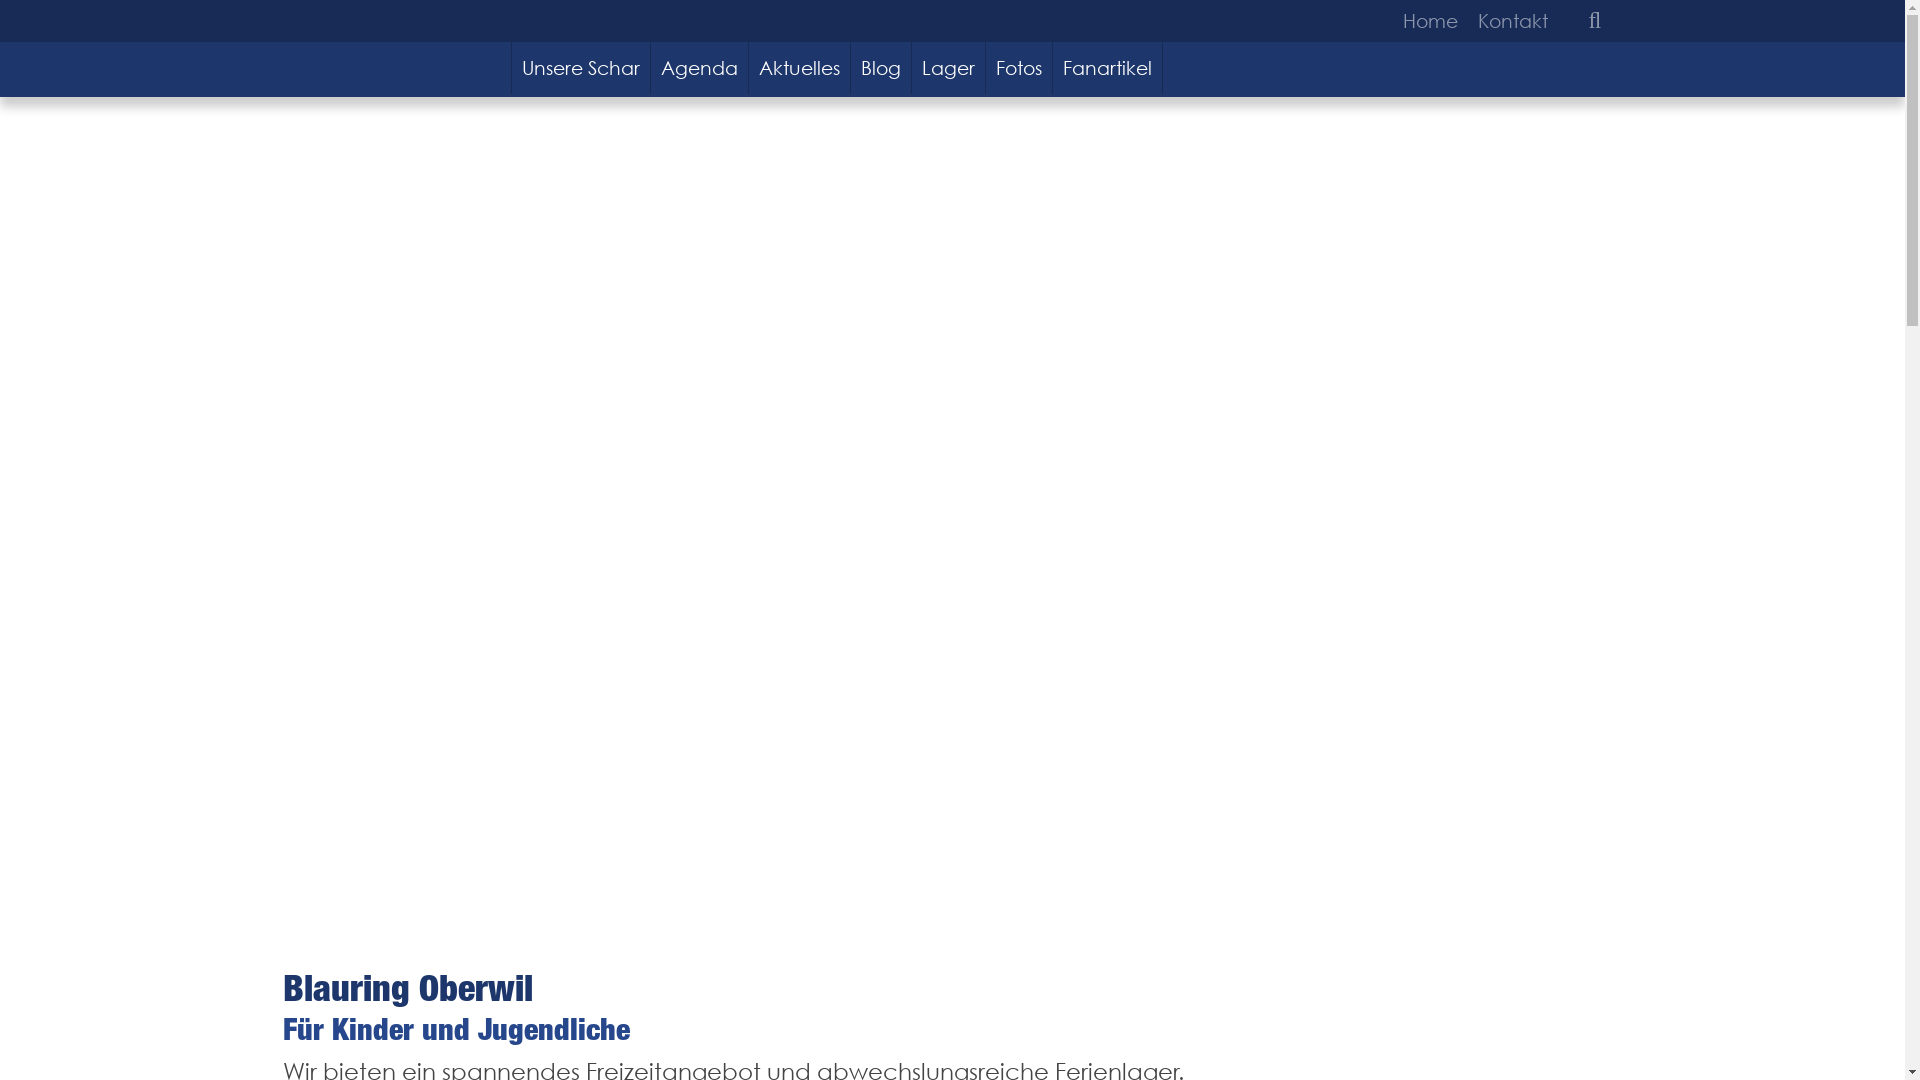 The height and width of the screenshot is (1080, 1920). Describe the element at coordinates (880, 67) in the screenshot. I see `'Blog'` at that location.